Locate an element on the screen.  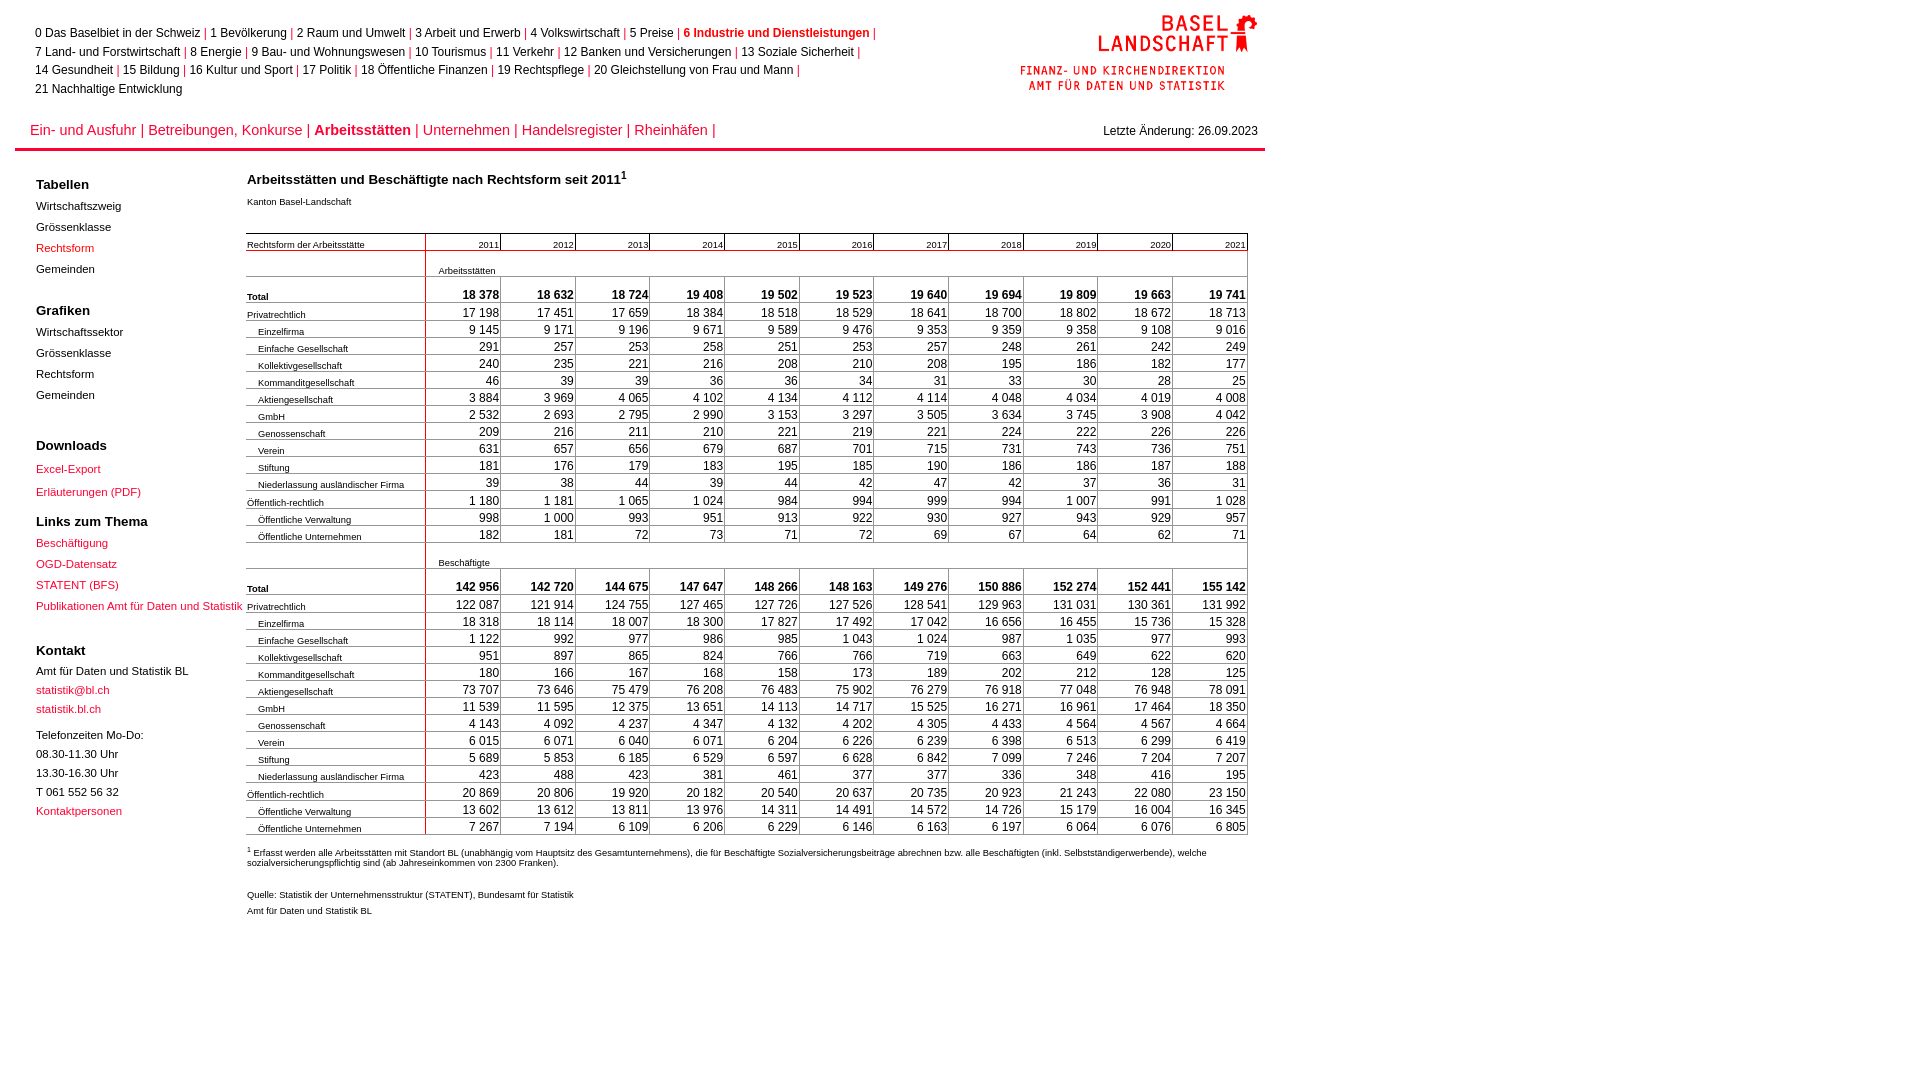
'10 Tourismus' is located at coordinates (449, 50).